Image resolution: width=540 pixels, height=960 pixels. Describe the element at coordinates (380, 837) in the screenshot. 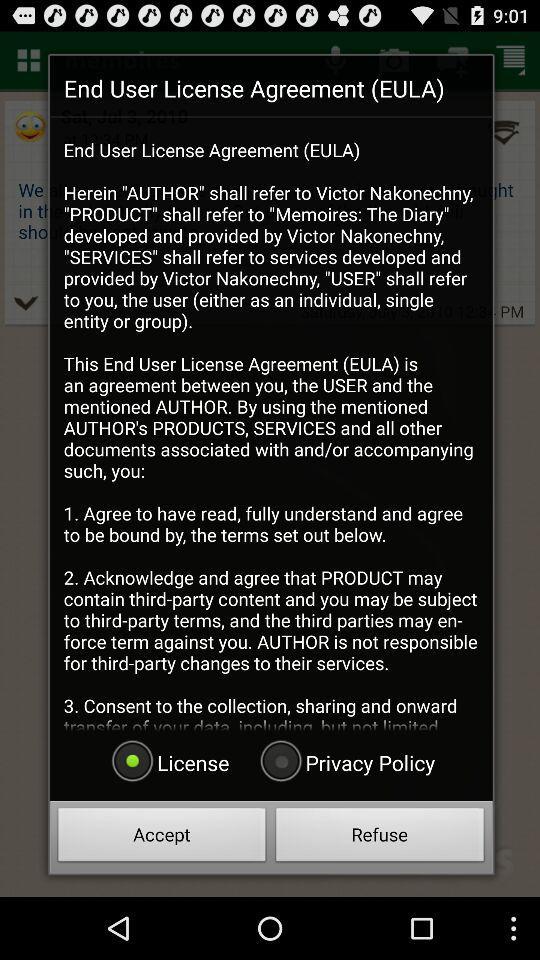

I see `refuse item` at that location.